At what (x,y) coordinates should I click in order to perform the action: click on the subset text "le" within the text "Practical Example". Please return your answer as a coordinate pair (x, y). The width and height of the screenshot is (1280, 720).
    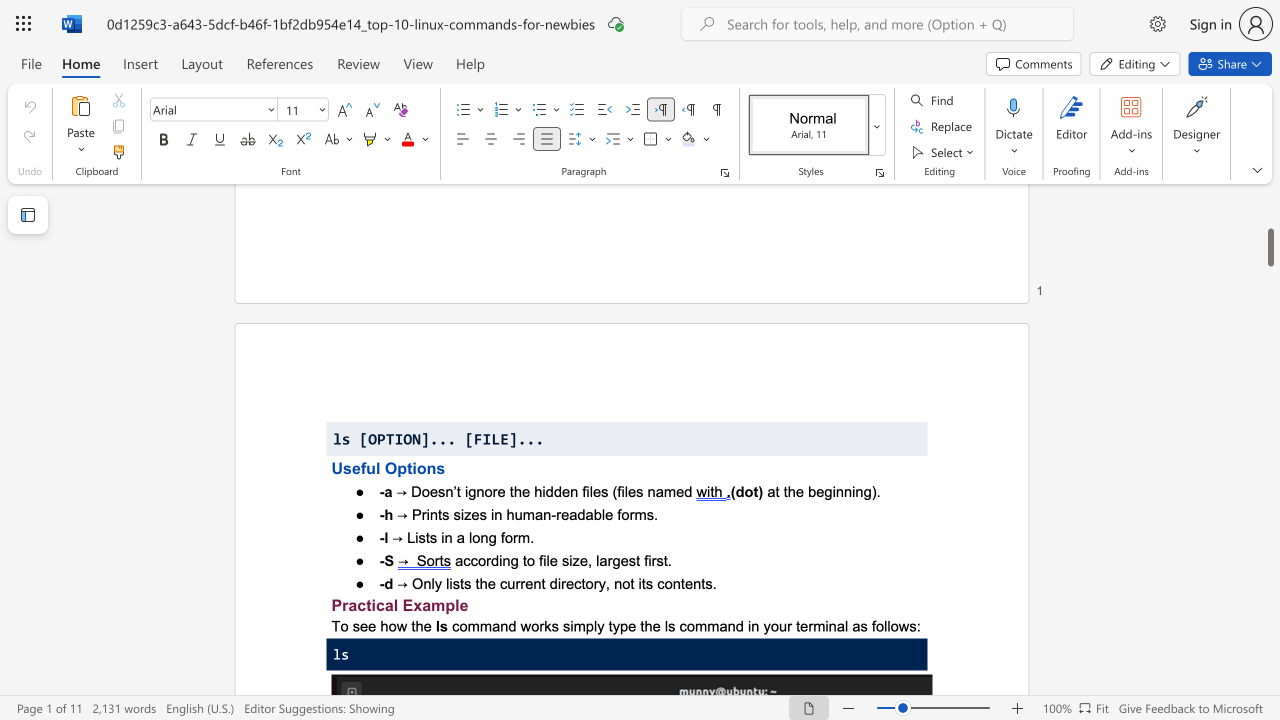
    Looking at the image, I should click on (454, 604).